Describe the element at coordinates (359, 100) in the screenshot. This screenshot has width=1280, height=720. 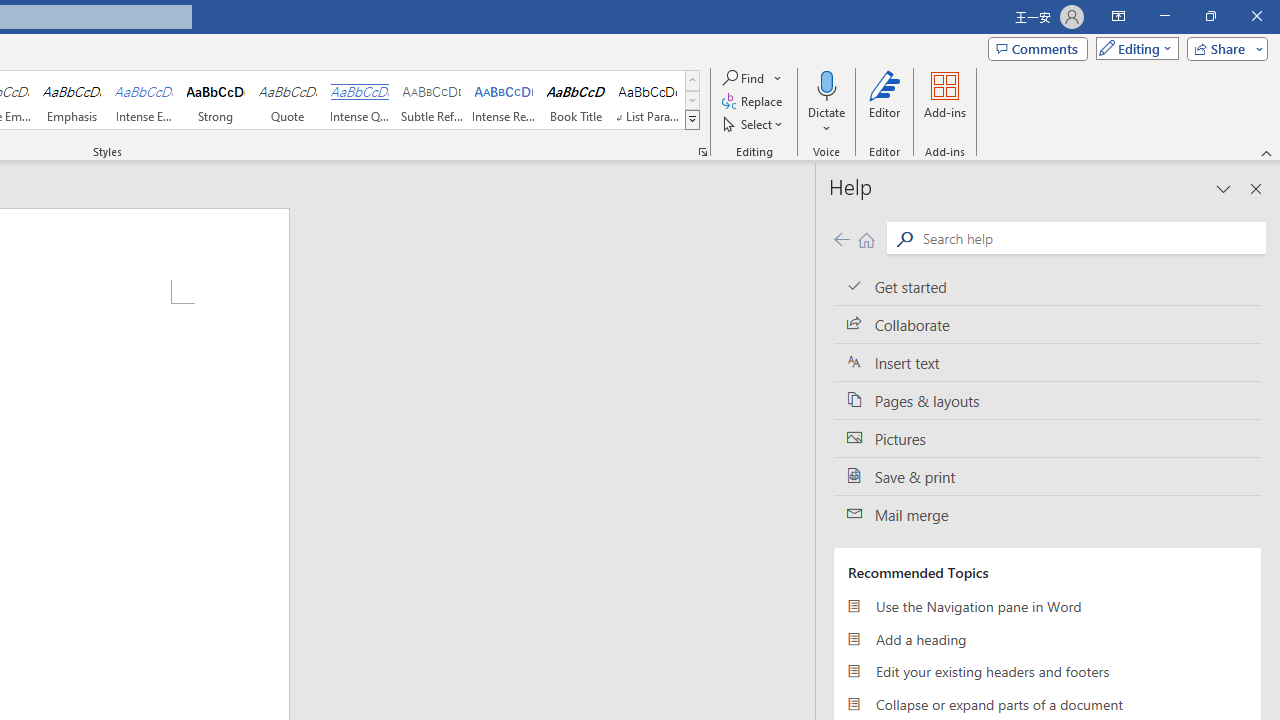
I see `'Intense Quote'` at that location.